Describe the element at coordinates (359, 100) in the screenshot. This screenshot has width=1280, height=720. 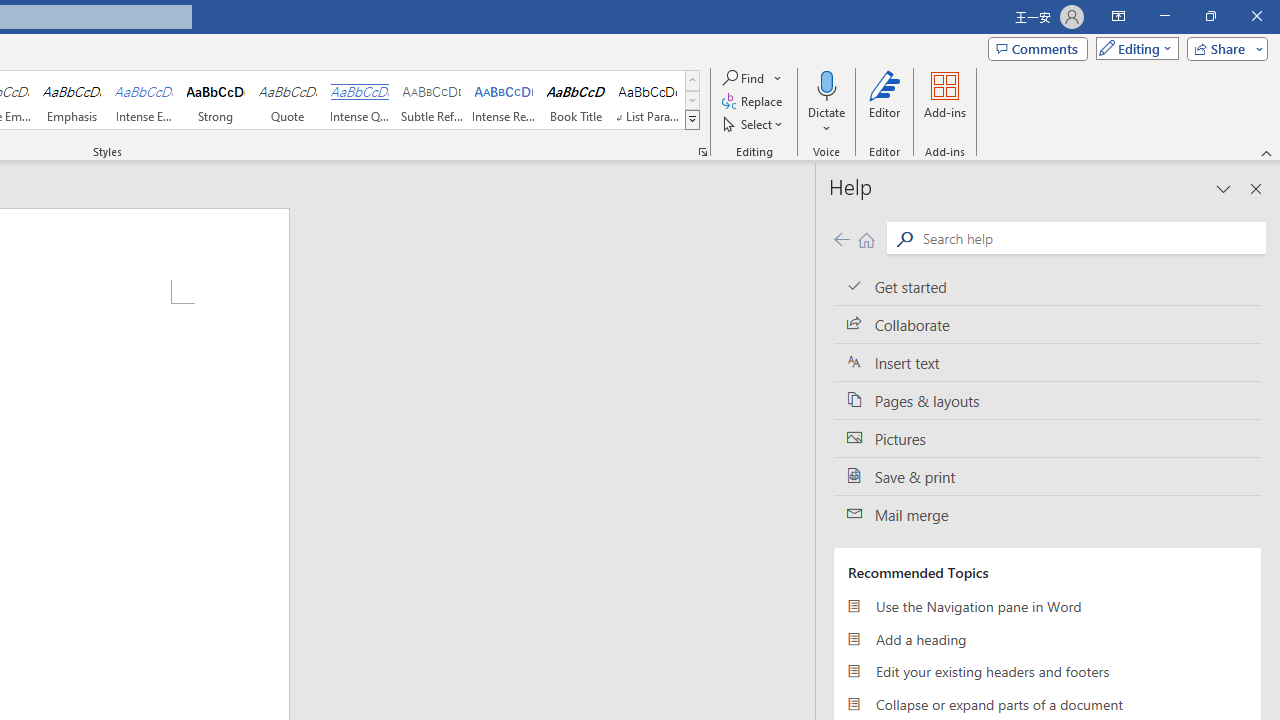
I see `'Intense Quote'` at that location.